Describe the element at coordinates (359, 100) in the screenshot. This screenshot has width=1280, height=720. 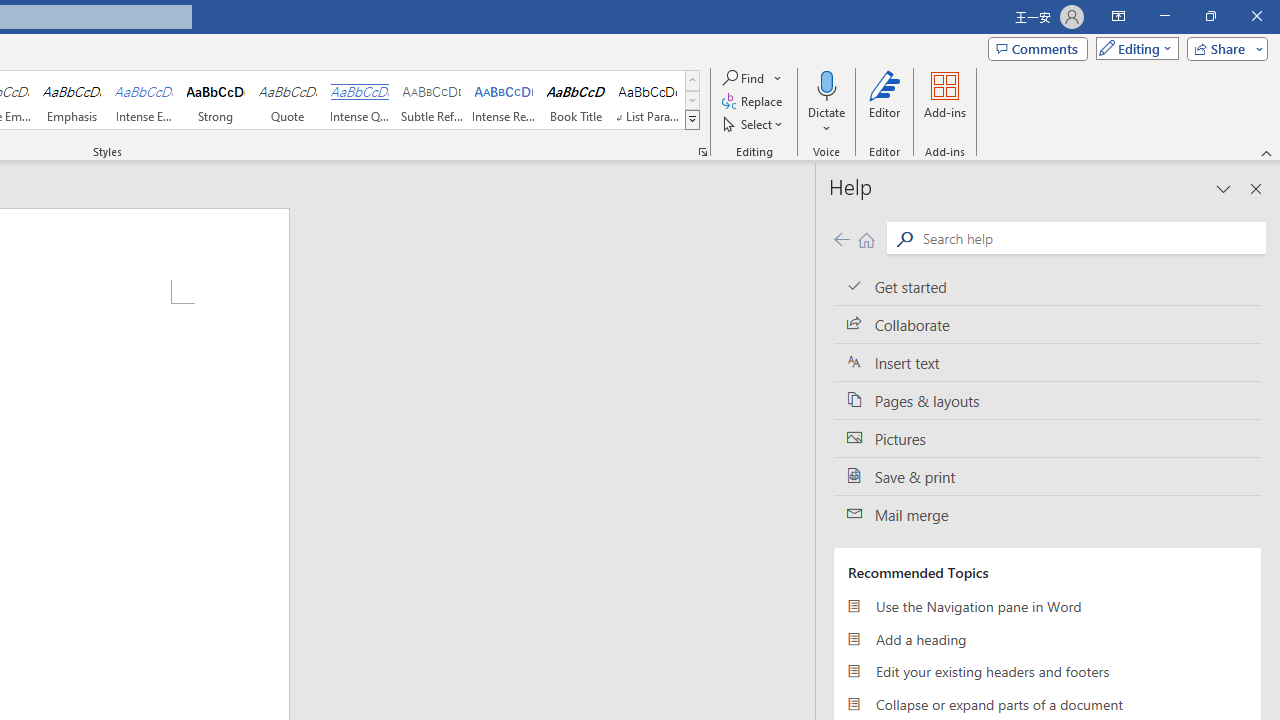
I see `'Intense Quote'` at that location.